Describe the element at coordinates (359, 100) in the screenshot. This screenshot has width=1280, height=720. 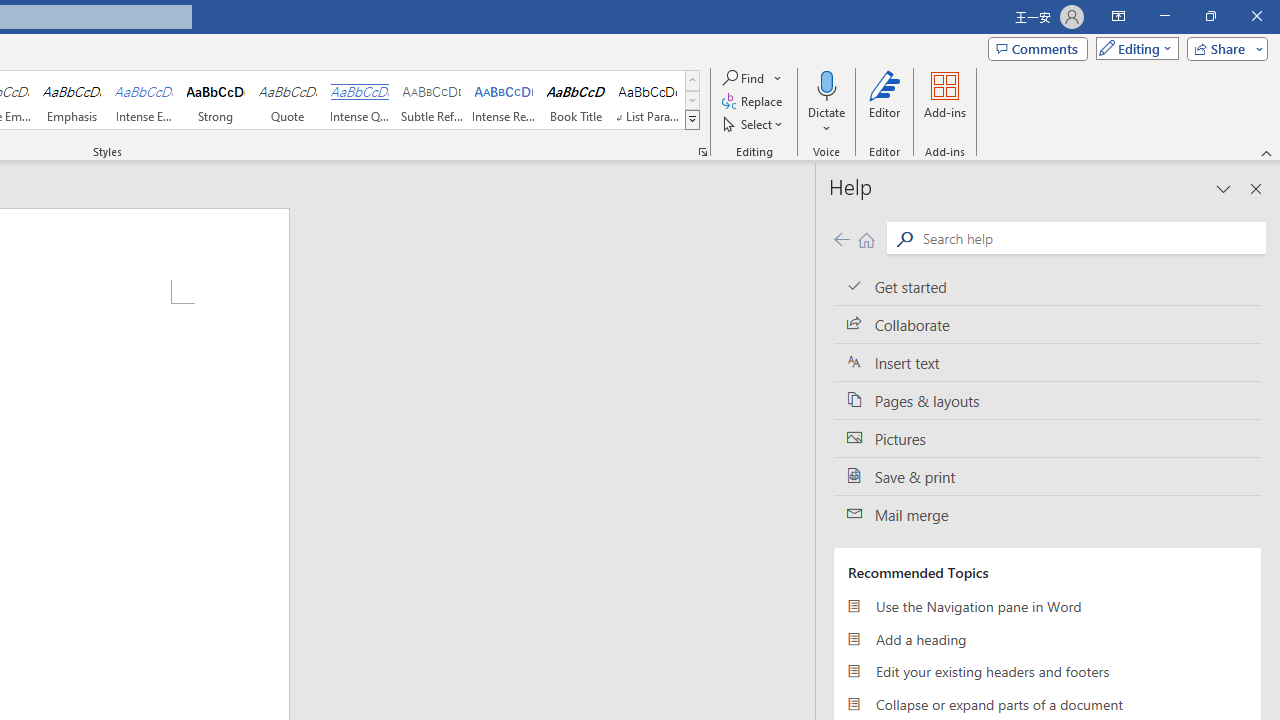
I see `'Intense Quote'` at that location.